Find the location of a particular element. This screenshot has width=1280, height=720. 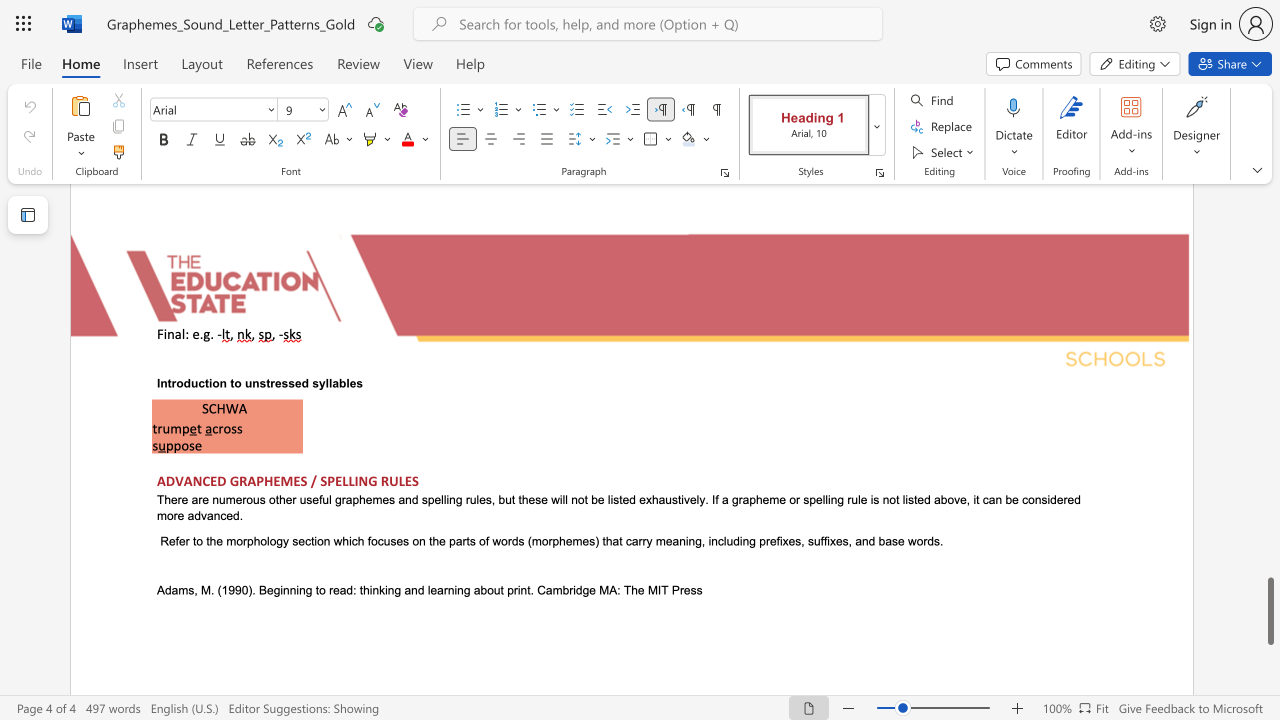

the scrollbar on the right to shift the page higher is located at coordinates (1269, 400).